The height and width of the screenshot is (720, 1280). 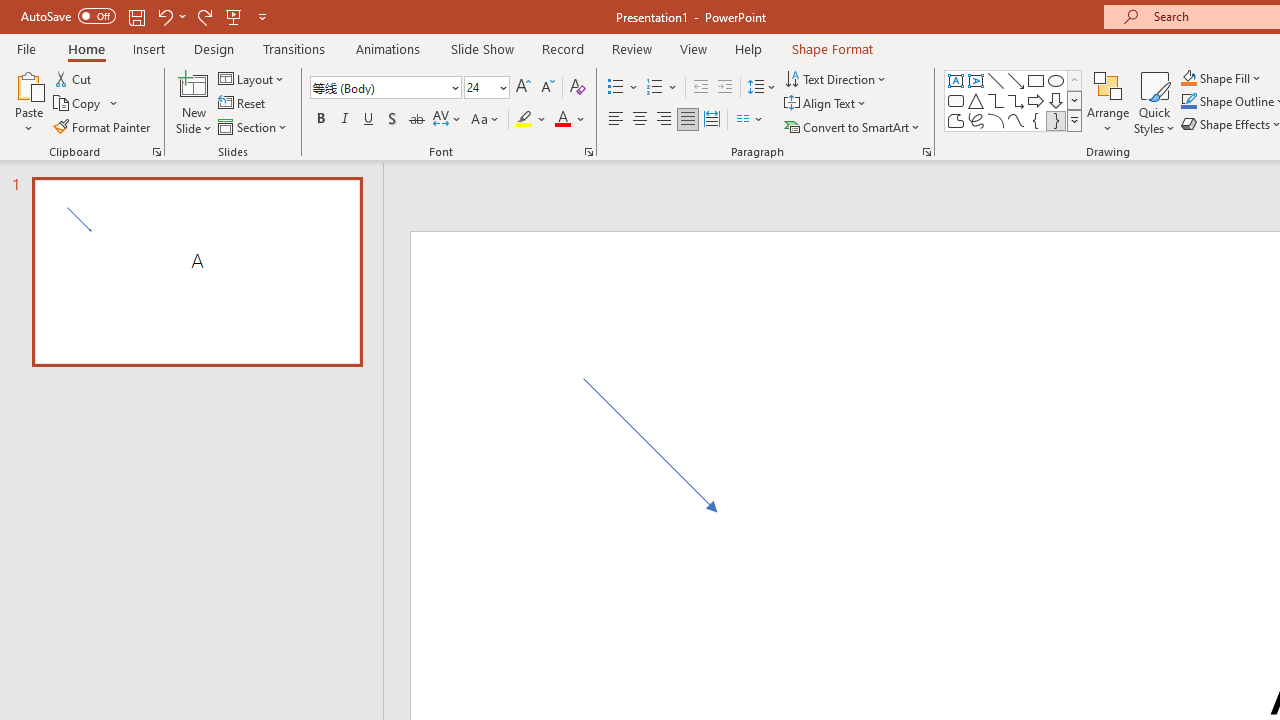 What do you see at coordinates (1036, 100) in the screenshot?
I see `'Arrow: Right'` at bounding box center [1036, 100].